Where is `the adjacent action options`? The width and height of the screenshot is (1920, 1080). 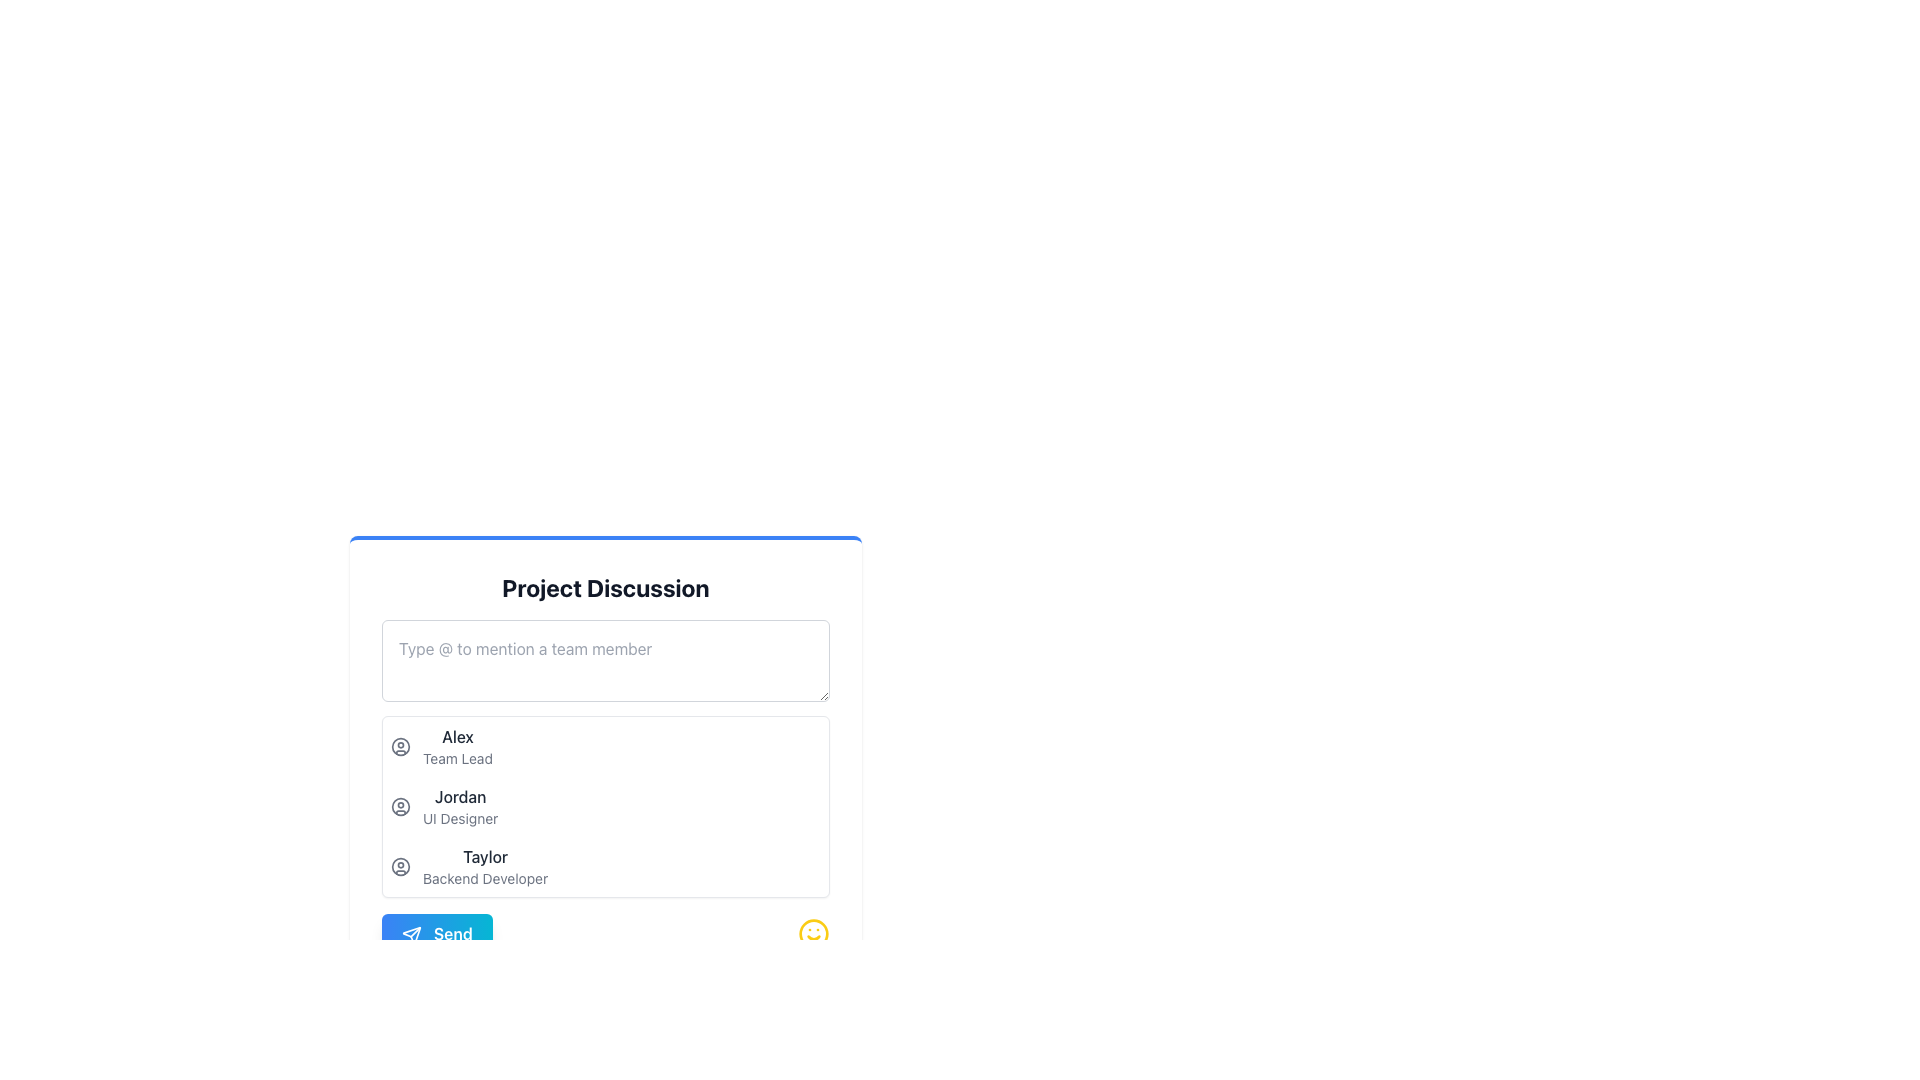
the adjacent action options is located at coordinates (459, 805).